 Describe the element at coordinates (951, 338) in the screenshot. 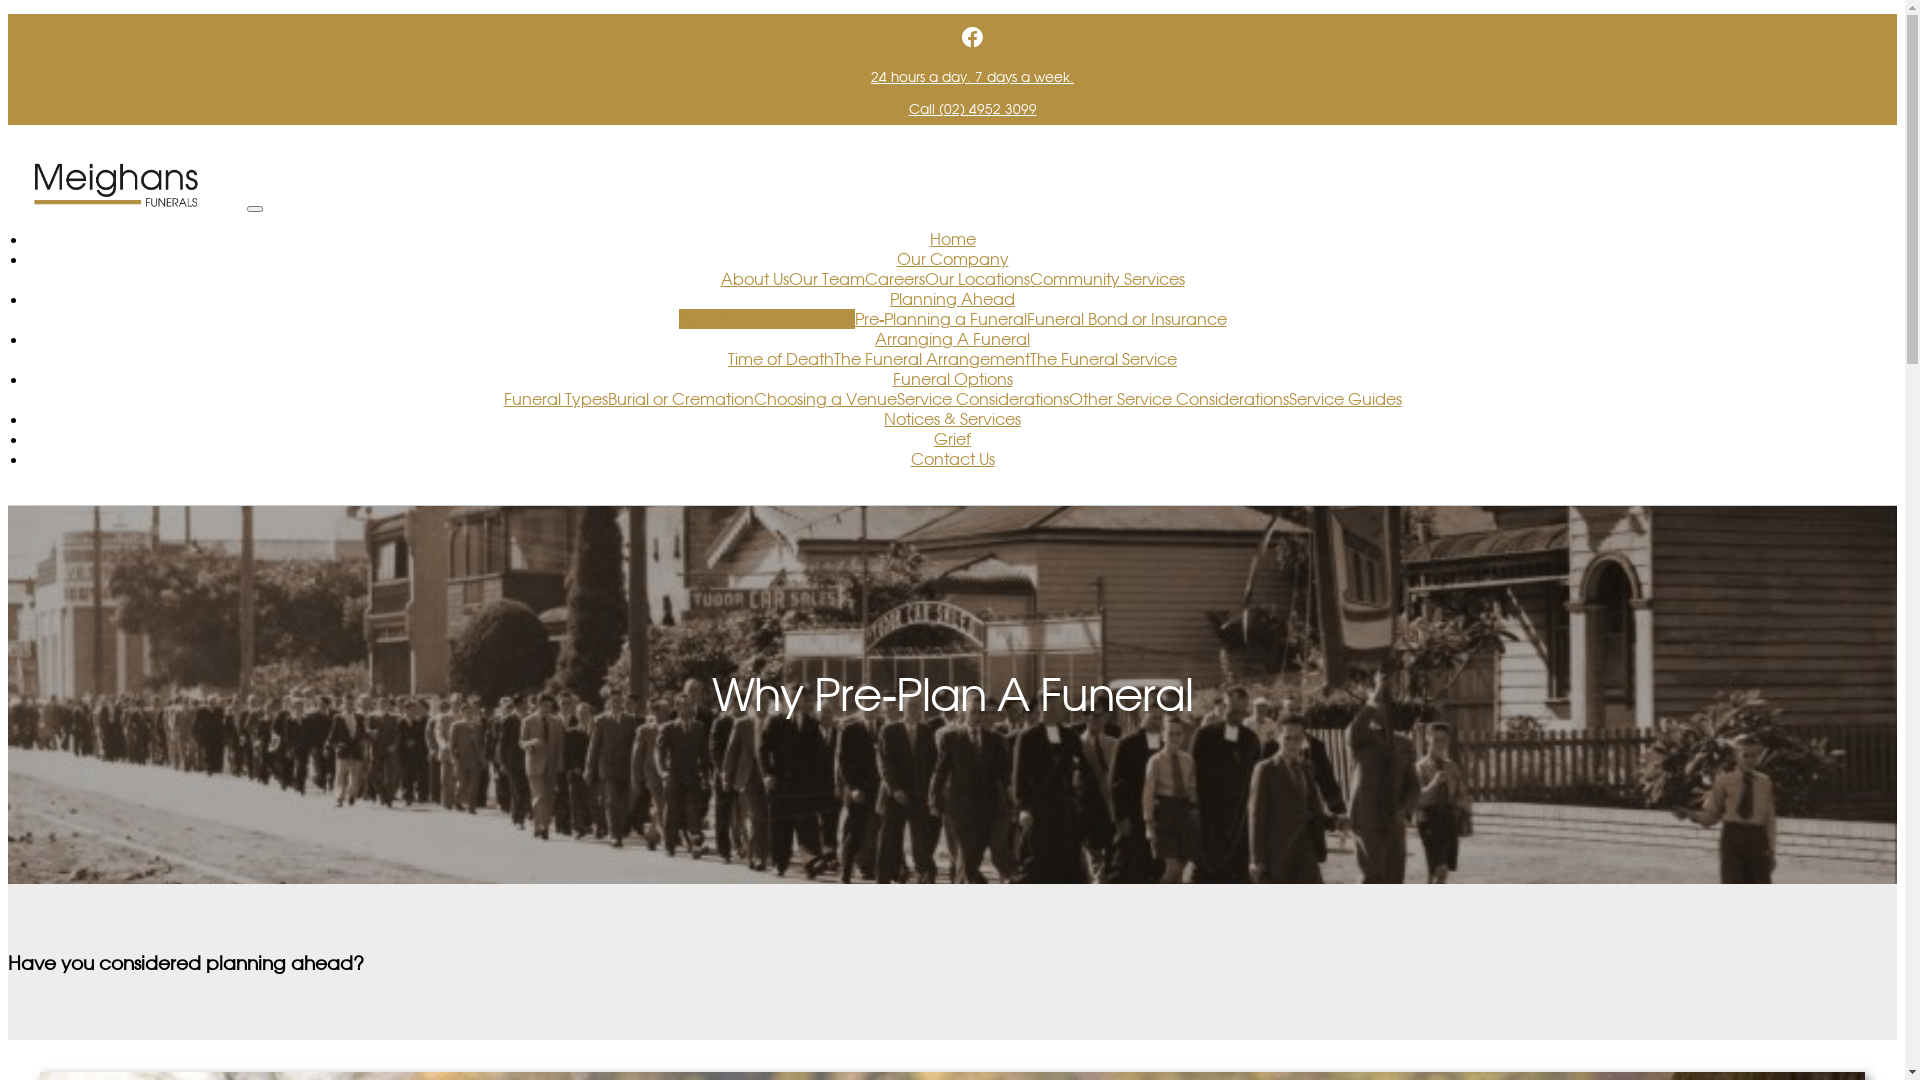

I see `'Arranging A Funeral'` at that location.